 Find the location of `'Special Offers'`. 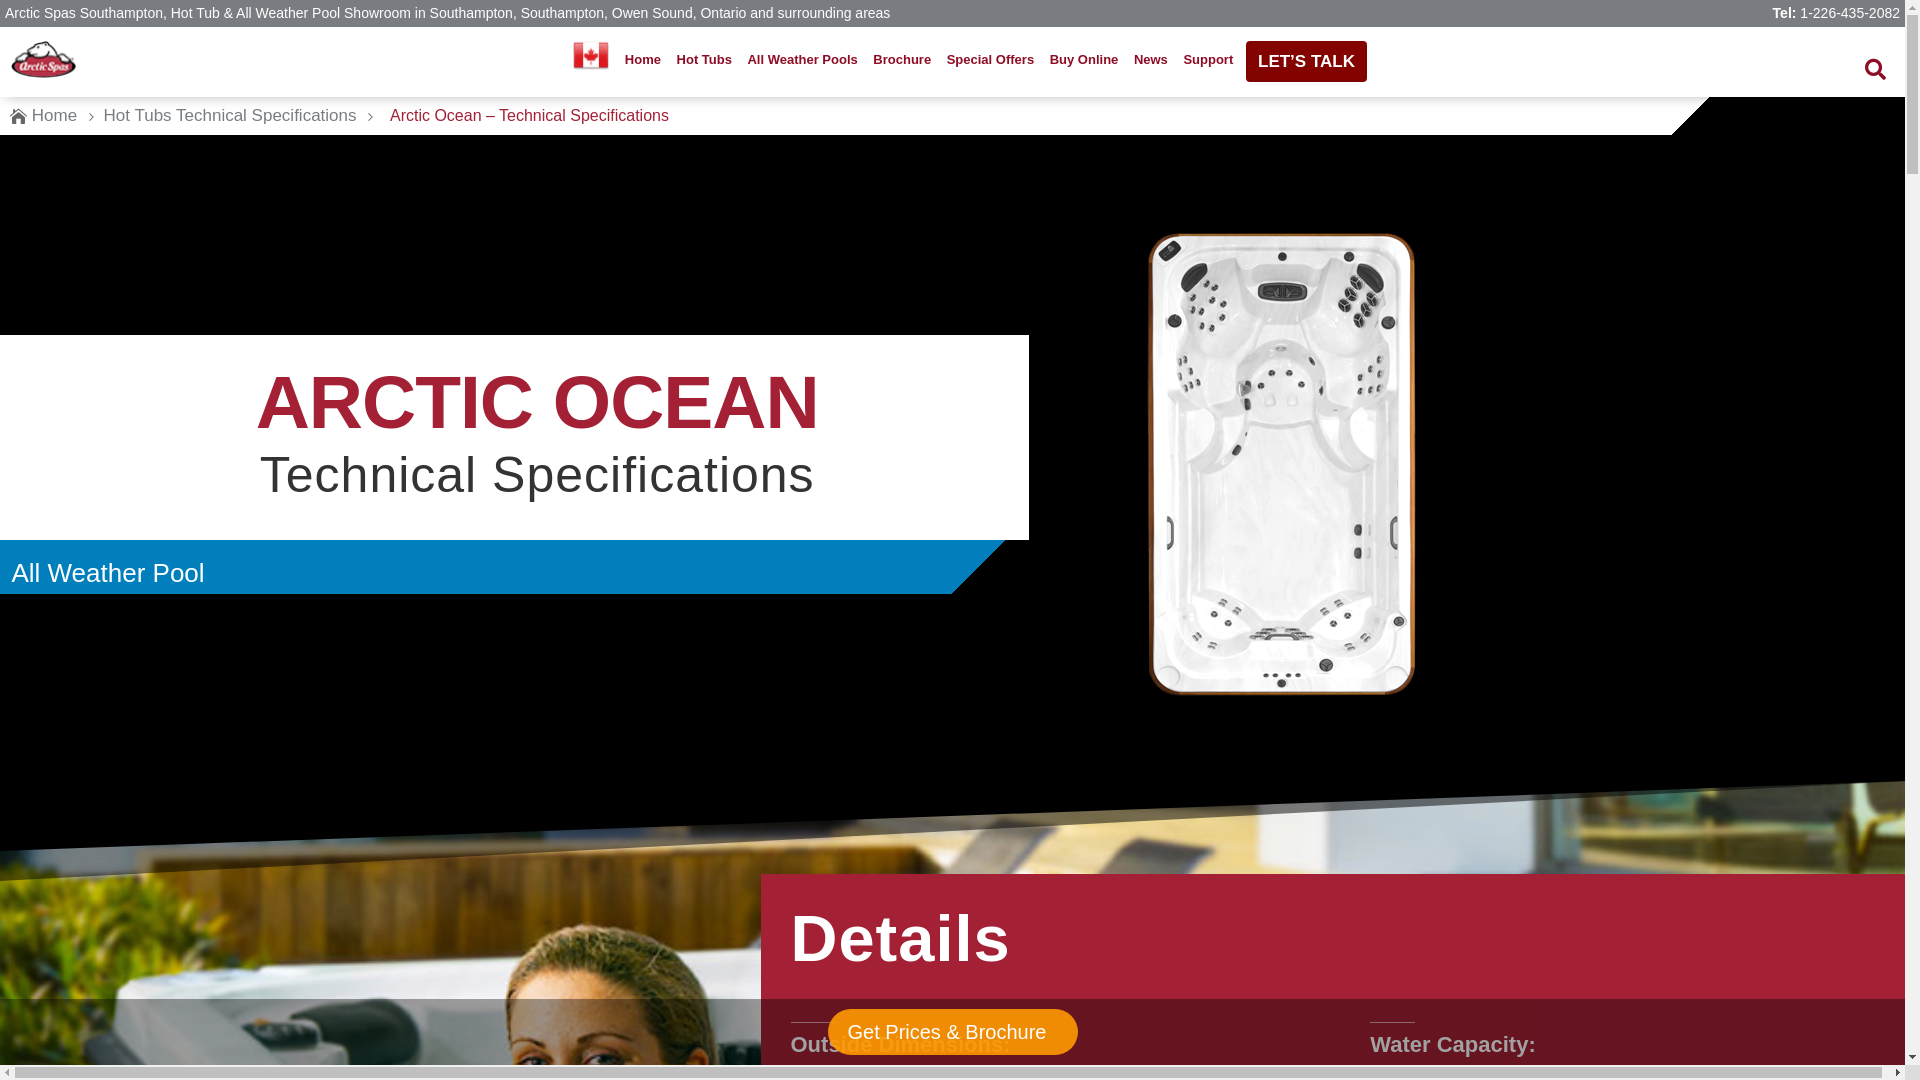

'Special Offers' is located at coordinates (990, 58).